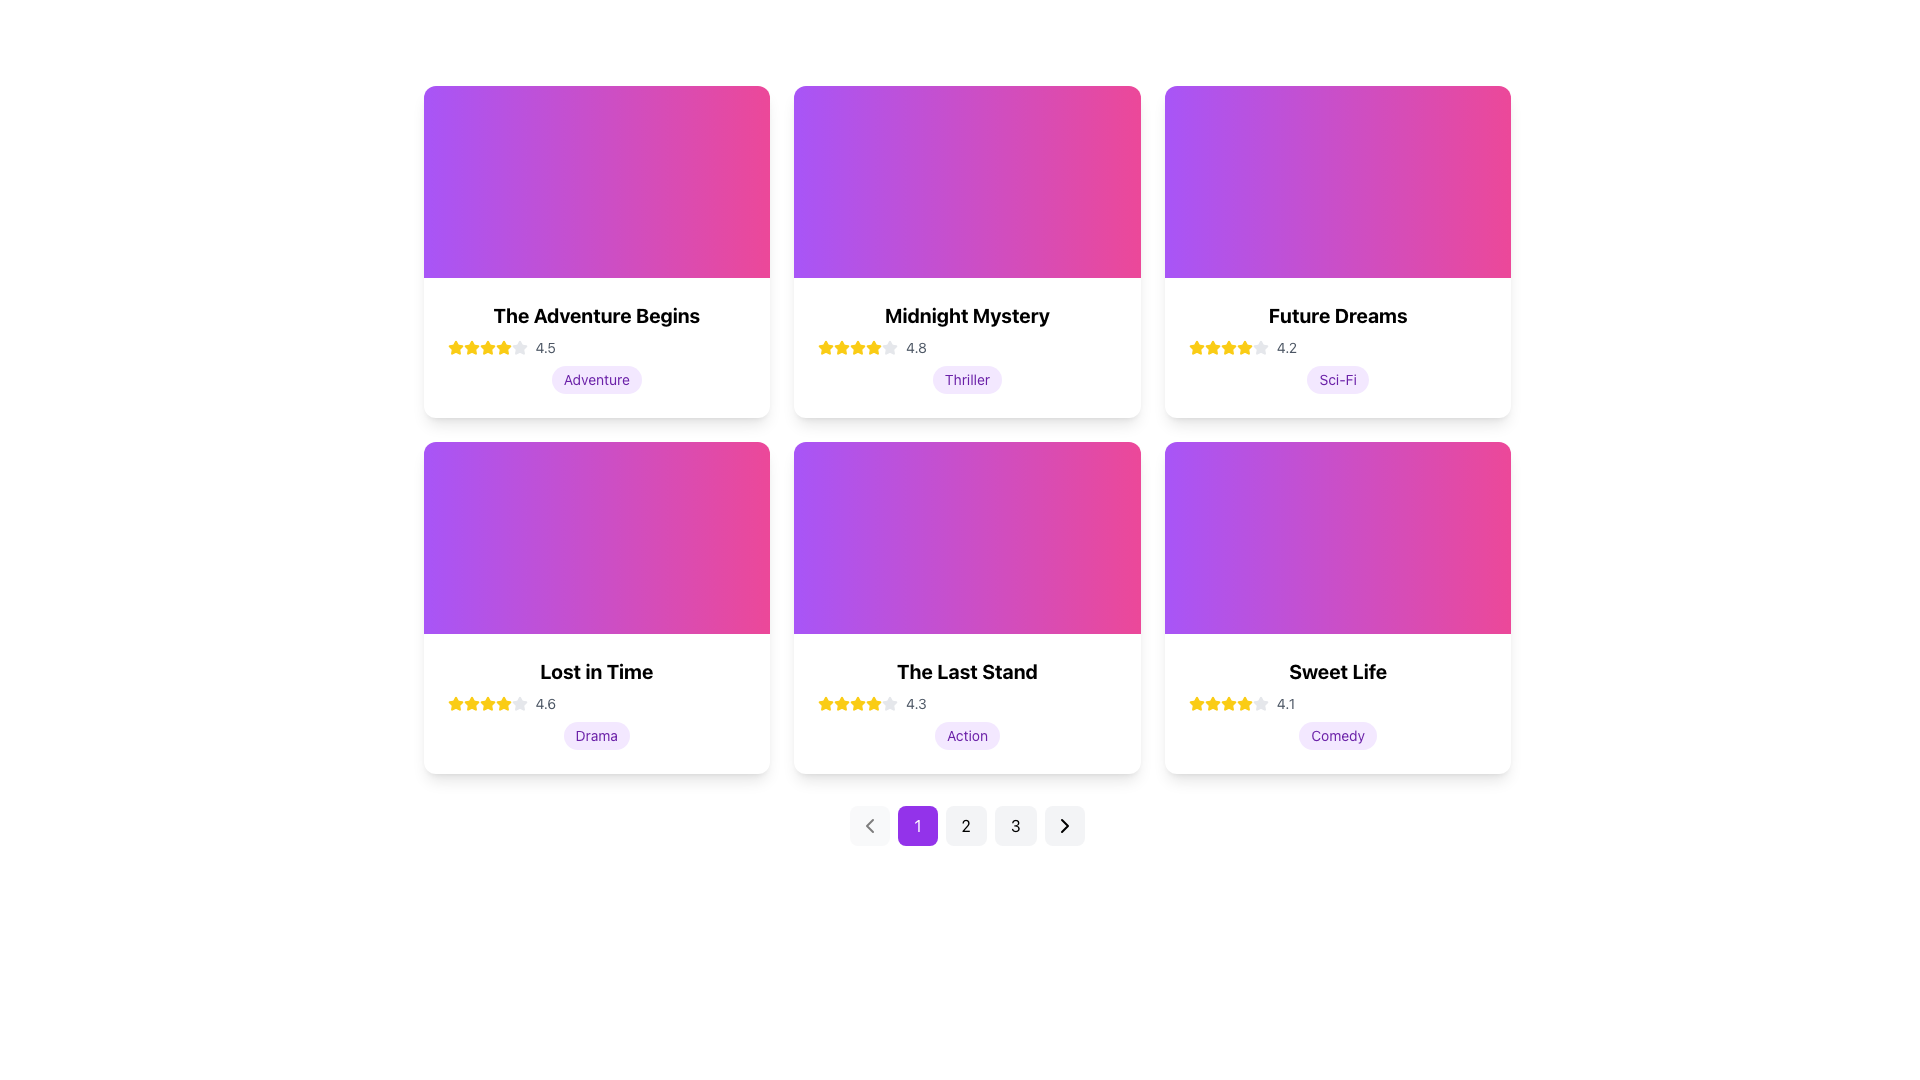  Describe the element at coordinates (1227, 702) in the screenshot. I see `the second star icon in the rating indicator for the movie 'Sweet Life', which is part of a group of five stars located in the bottom part of the card` at that location.